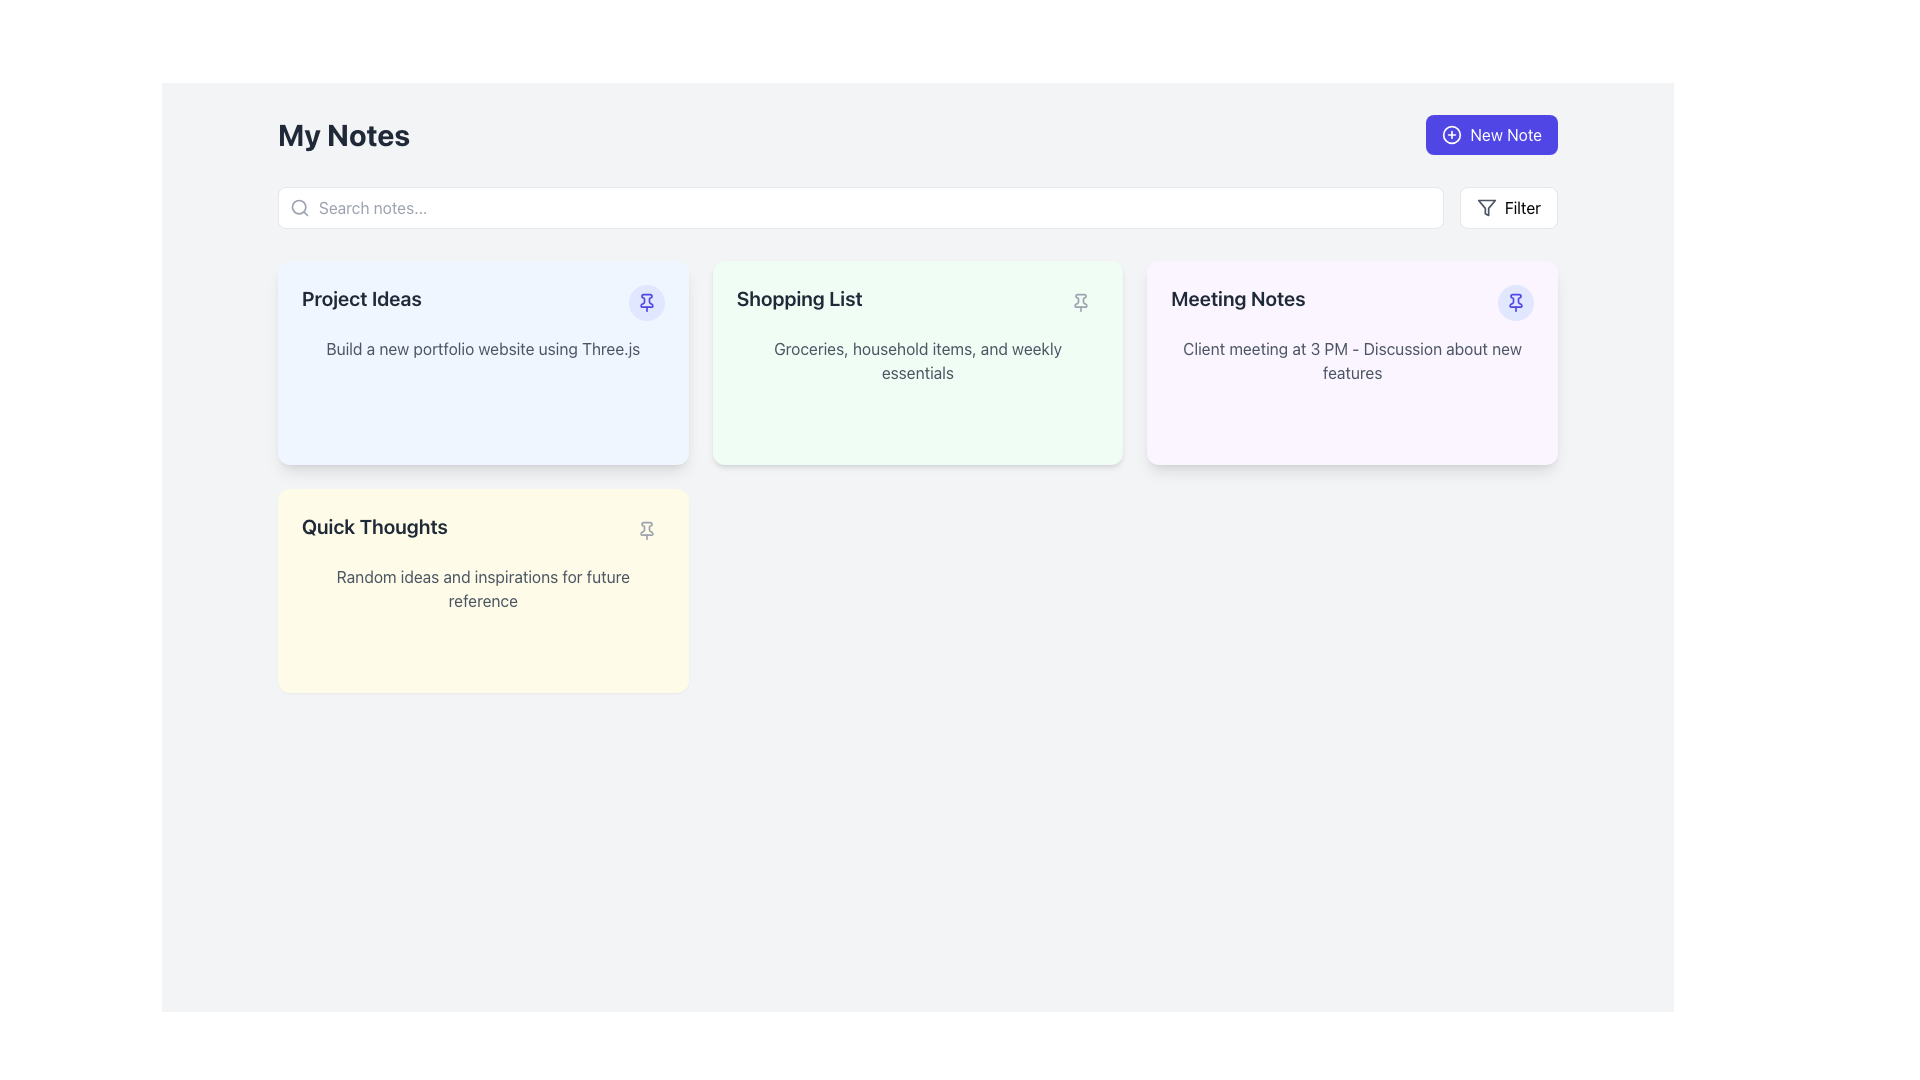  I want to click on the pin icon located, so click(1079, 300).